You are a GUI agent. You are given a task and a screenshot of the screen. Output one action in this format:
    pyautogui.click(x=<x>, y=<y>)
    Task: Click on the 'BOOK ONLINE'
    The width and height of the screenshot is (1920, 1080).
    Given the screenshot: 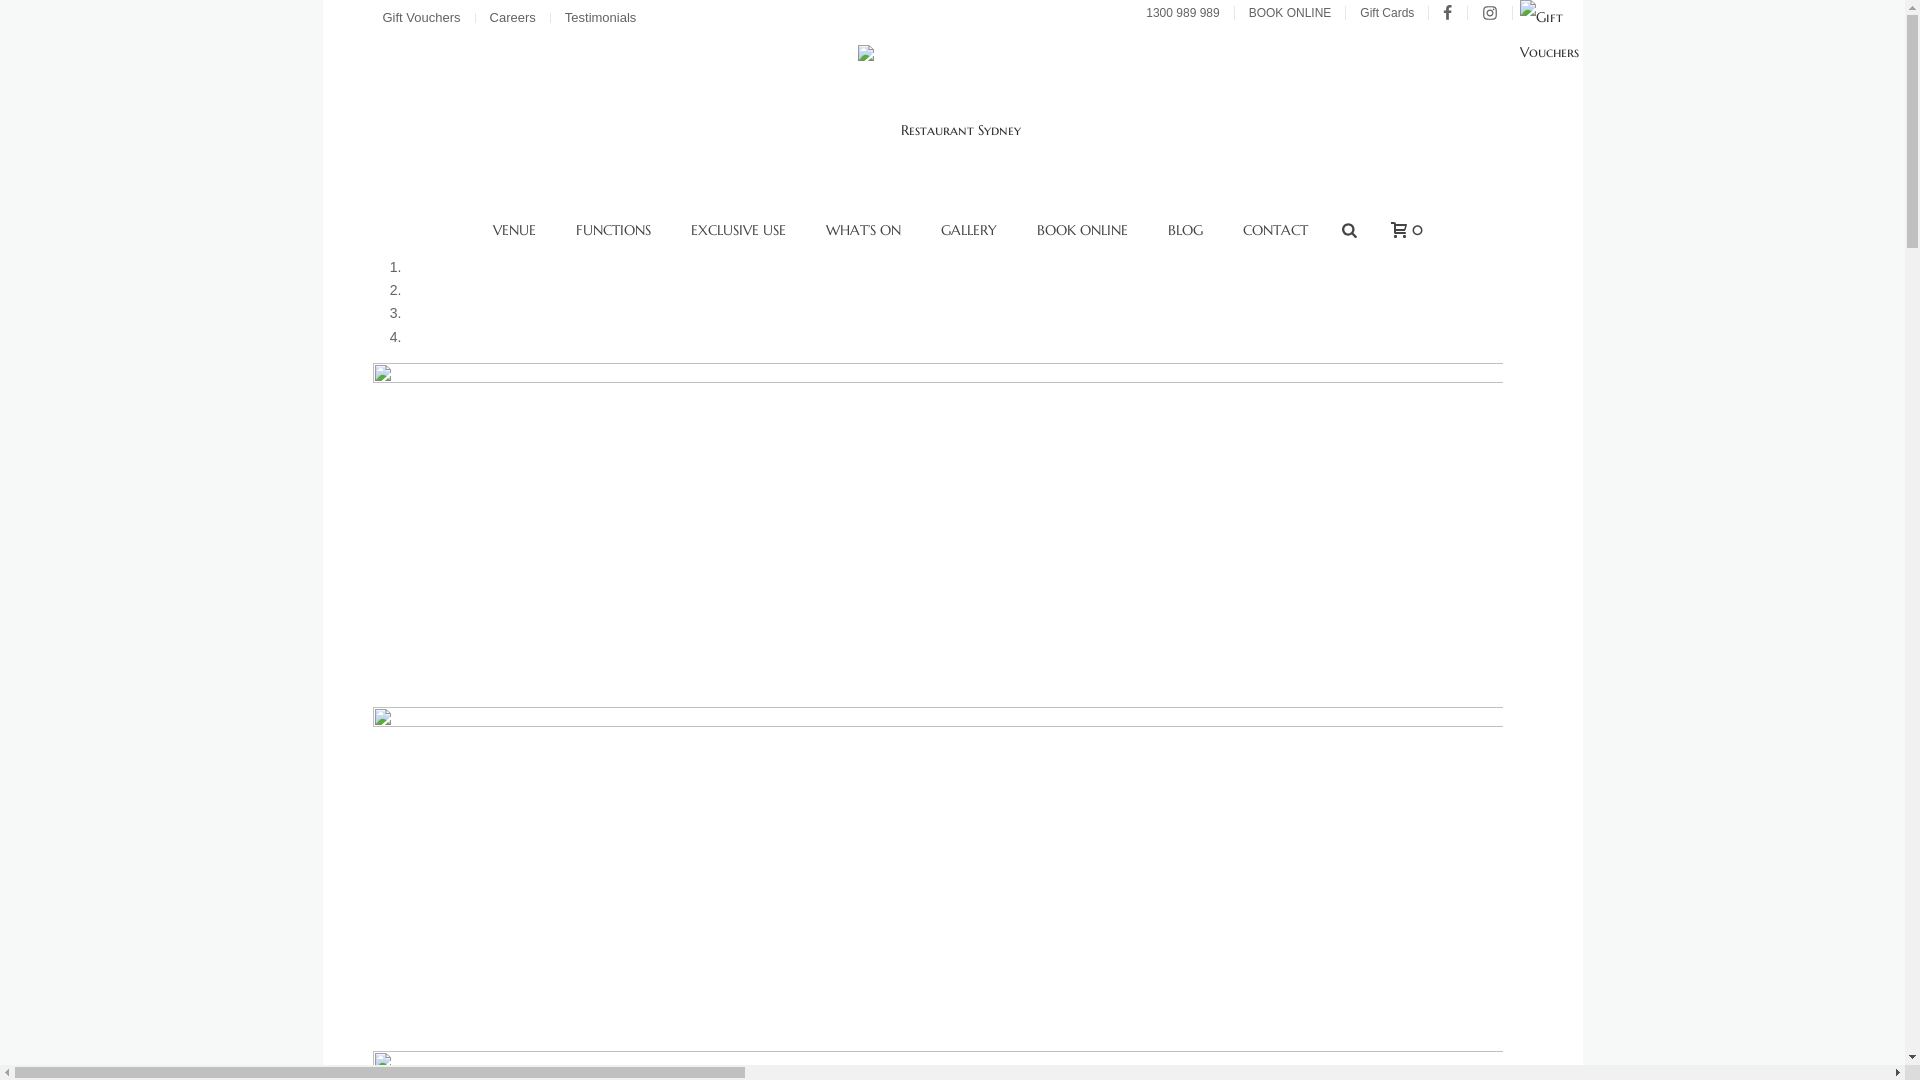 What is the action you would take?
    pyautogui.click(x=1292, y=12)
    